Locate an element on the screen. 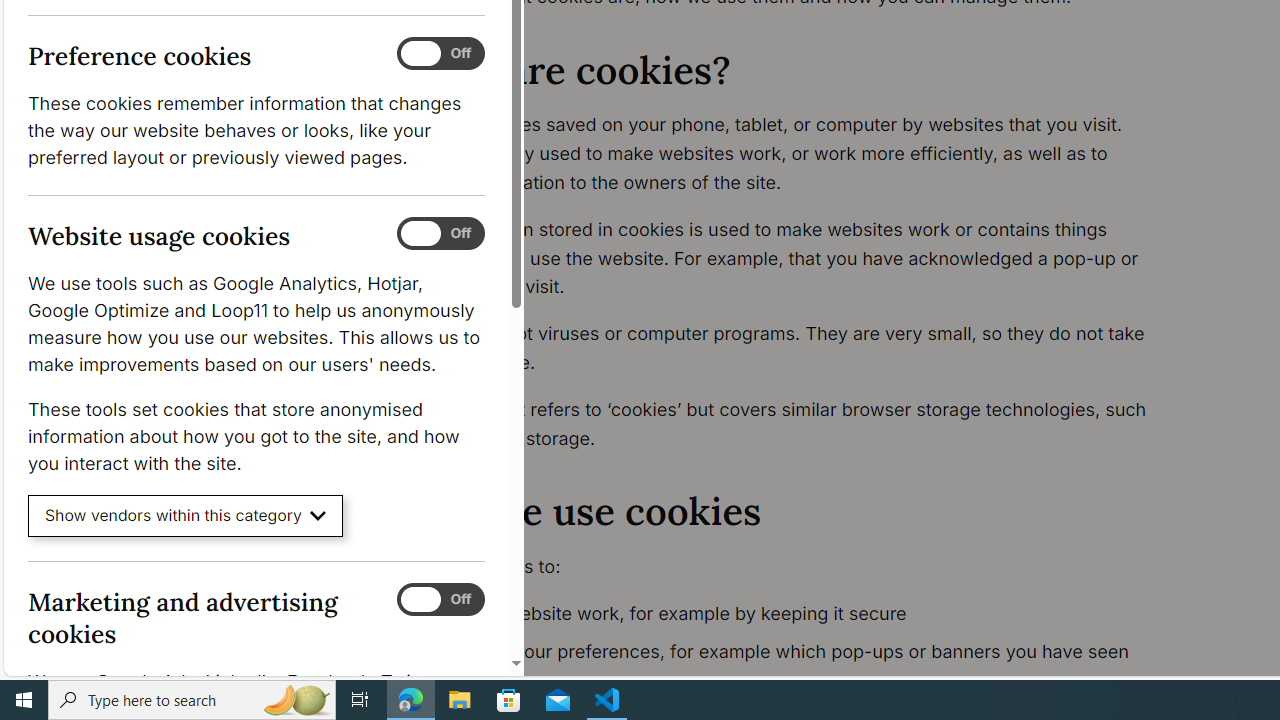 Image resolution: width=1280 pixels, height=720 pixels. 'Marketing and advertising cookies' is located at coordinates (439, 598).